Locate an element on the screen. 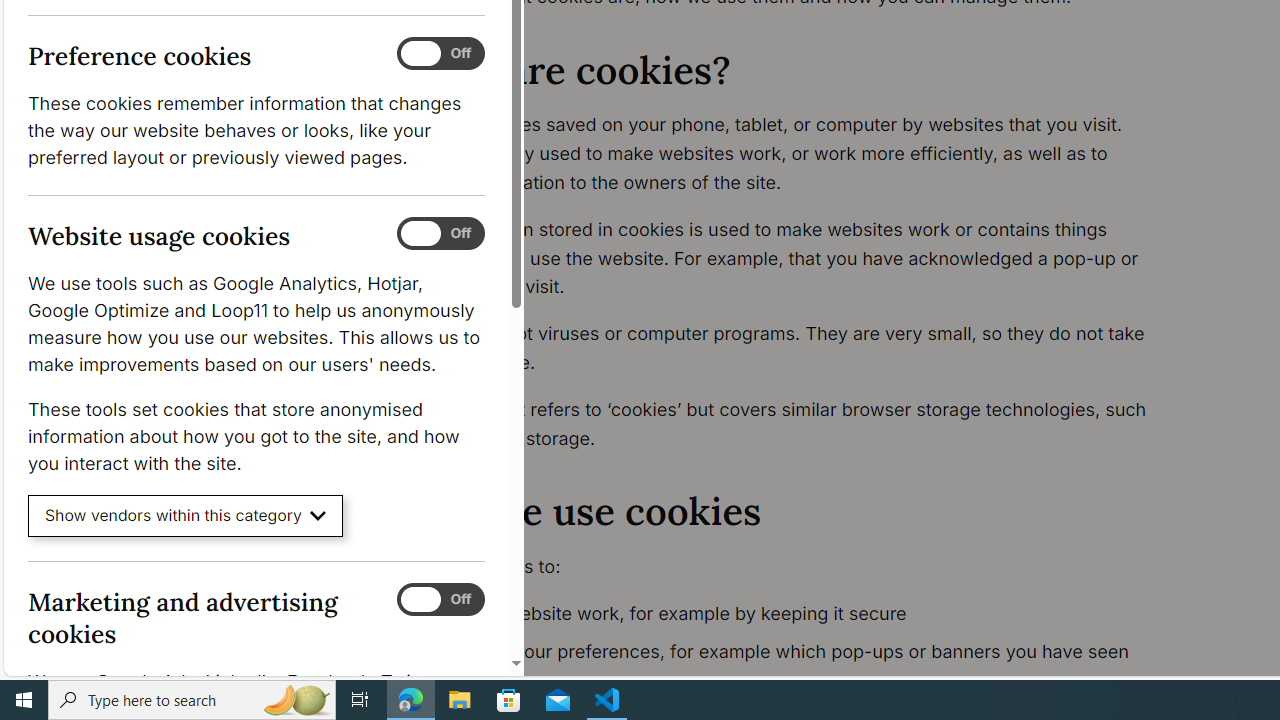 Image resolution: width=1280 pixels, height=720 pixels. 'Marketing and advertising cookies' is located at coordinates (439, 598).